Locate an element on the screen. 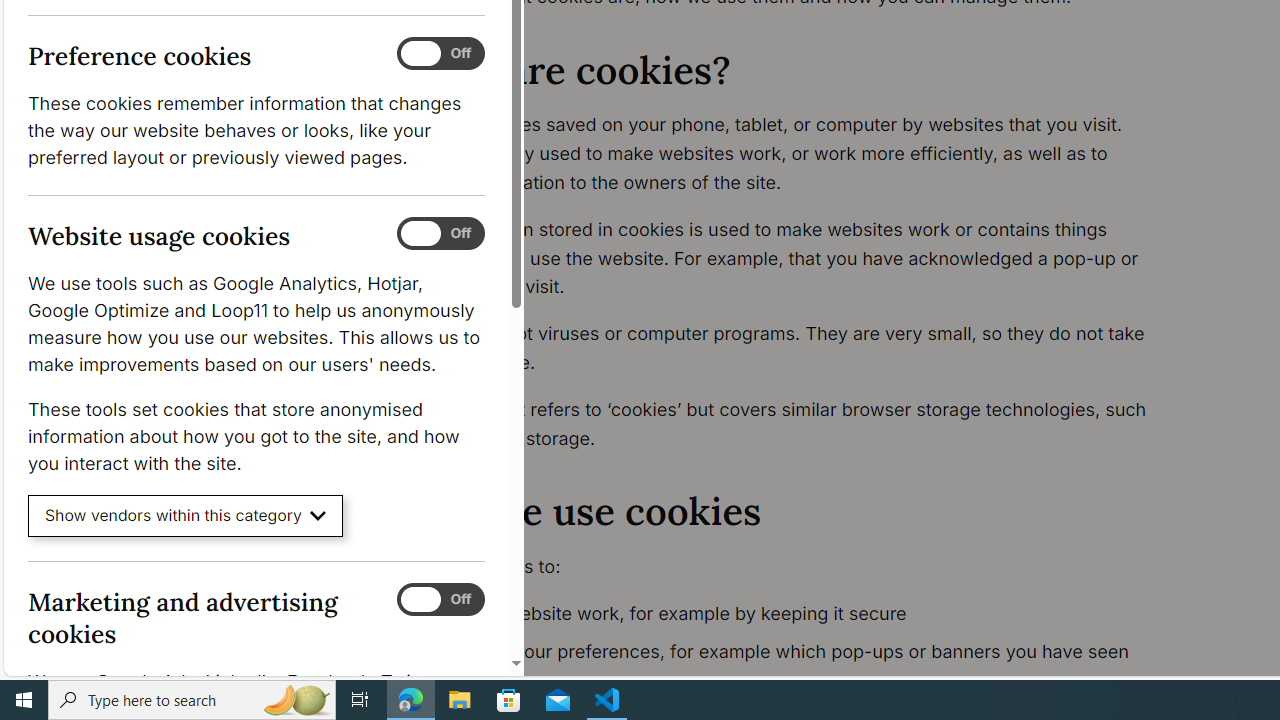 Image resolution: width=1280 pixels, height=720 pixels. 'Marketing and advertising cookies' is located at coordinates (439, 598).